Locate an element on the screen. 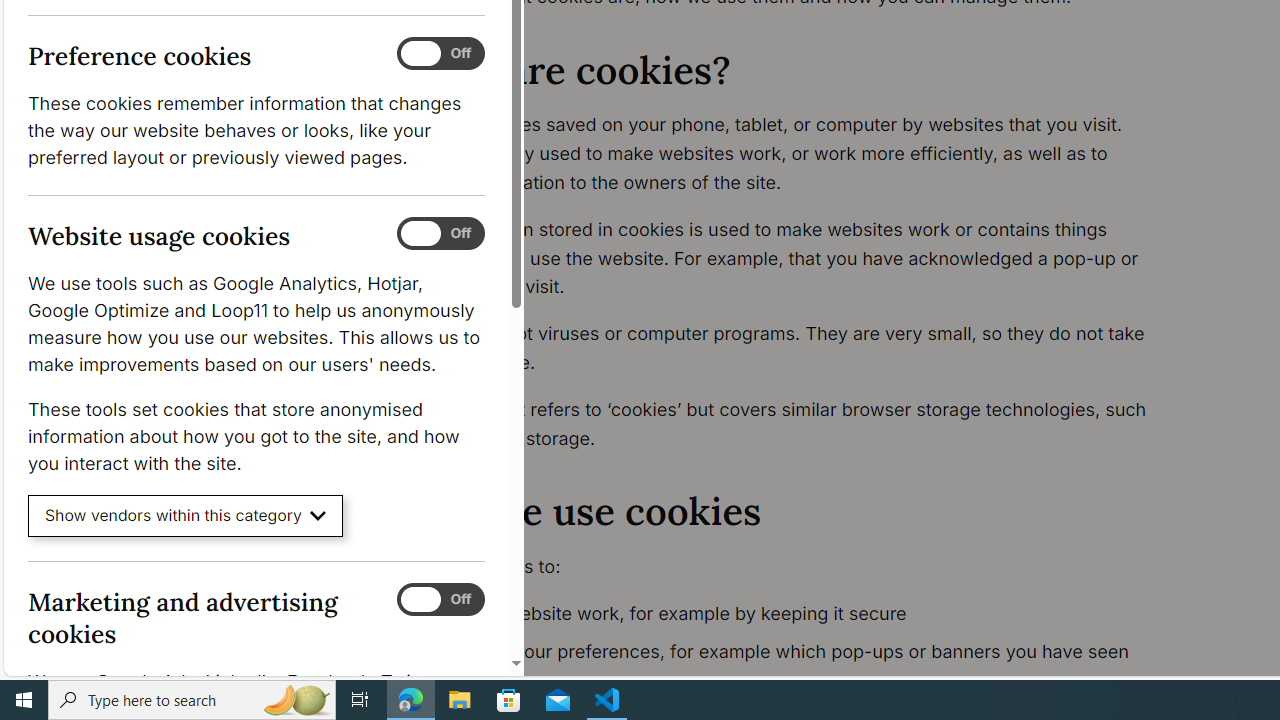 Image resolution: width=1280 pixels, height=720 pixels. 'Marketing and advertising cookies' is located at coordinates (439, 598).